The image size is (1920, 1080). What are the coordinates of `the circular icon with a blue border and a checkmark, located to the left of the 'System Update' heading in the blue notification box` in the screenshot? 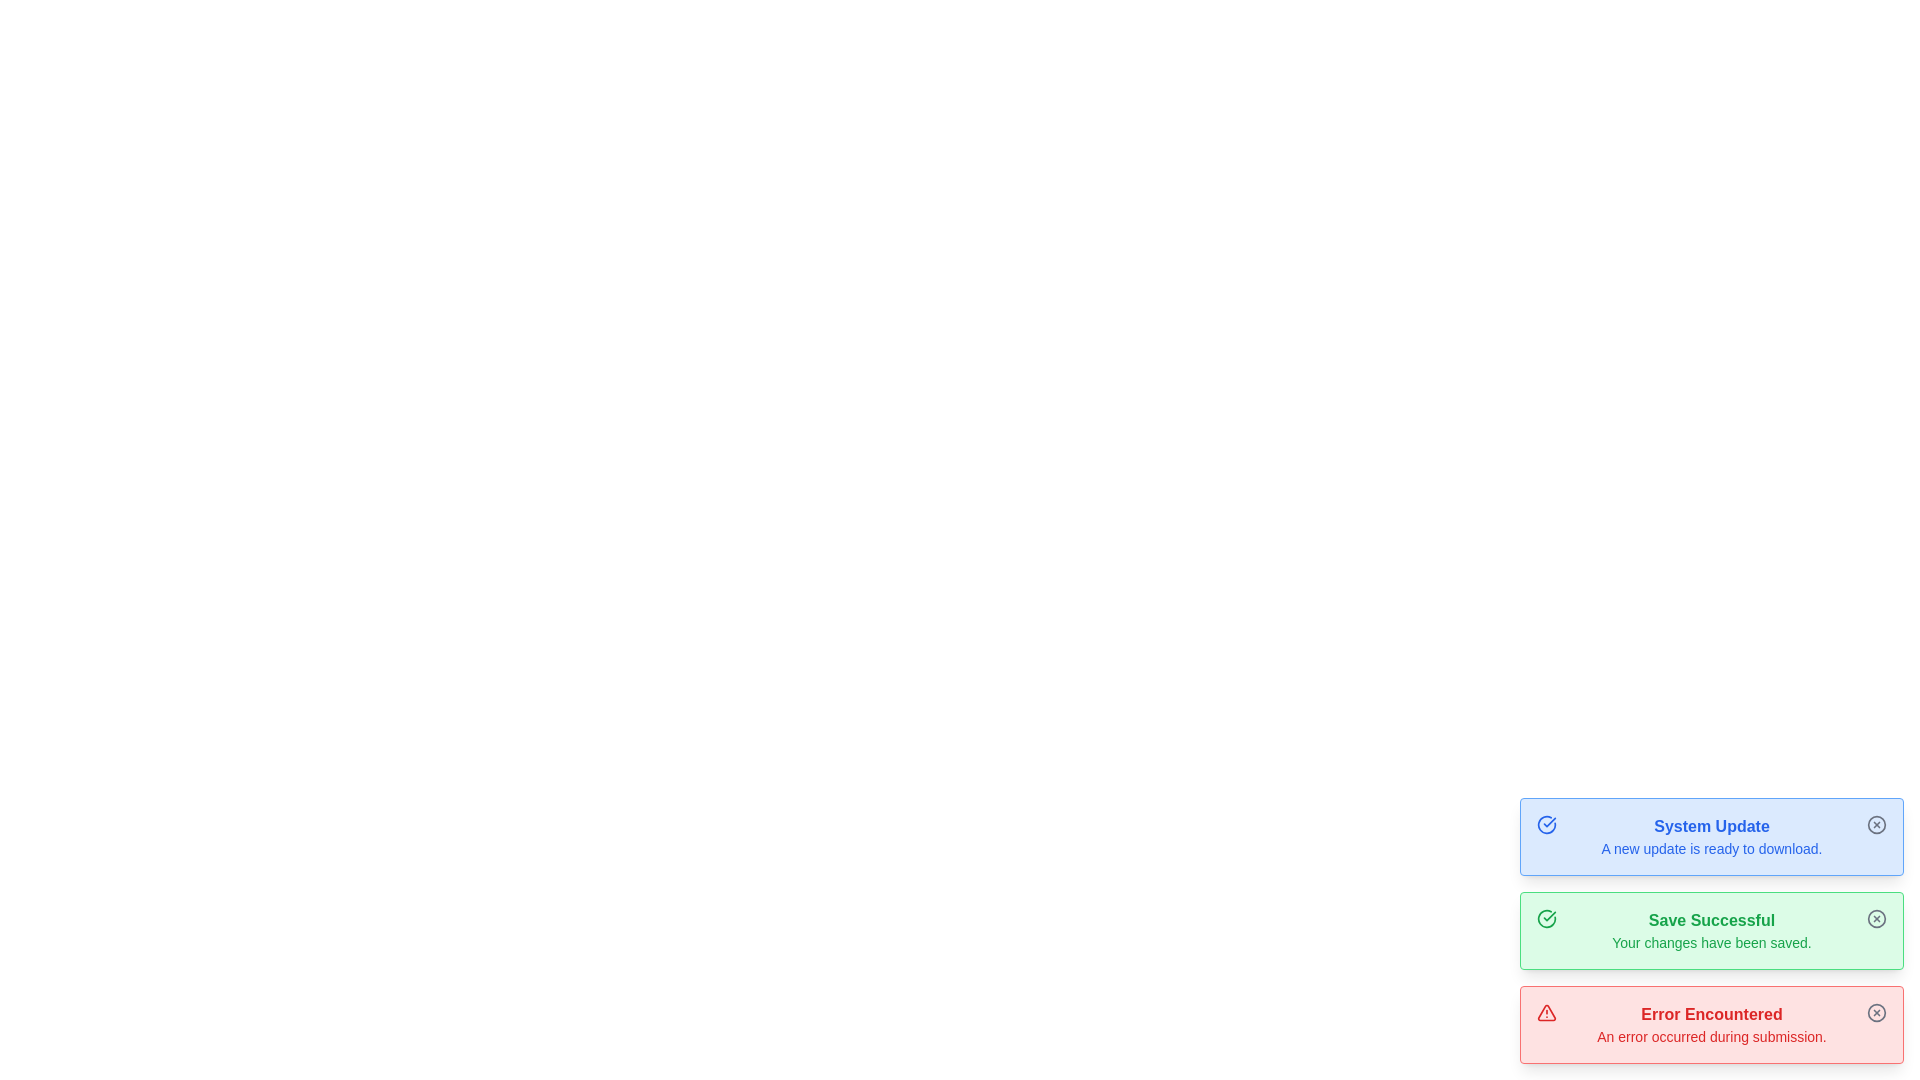 It's located at (1545, 825).